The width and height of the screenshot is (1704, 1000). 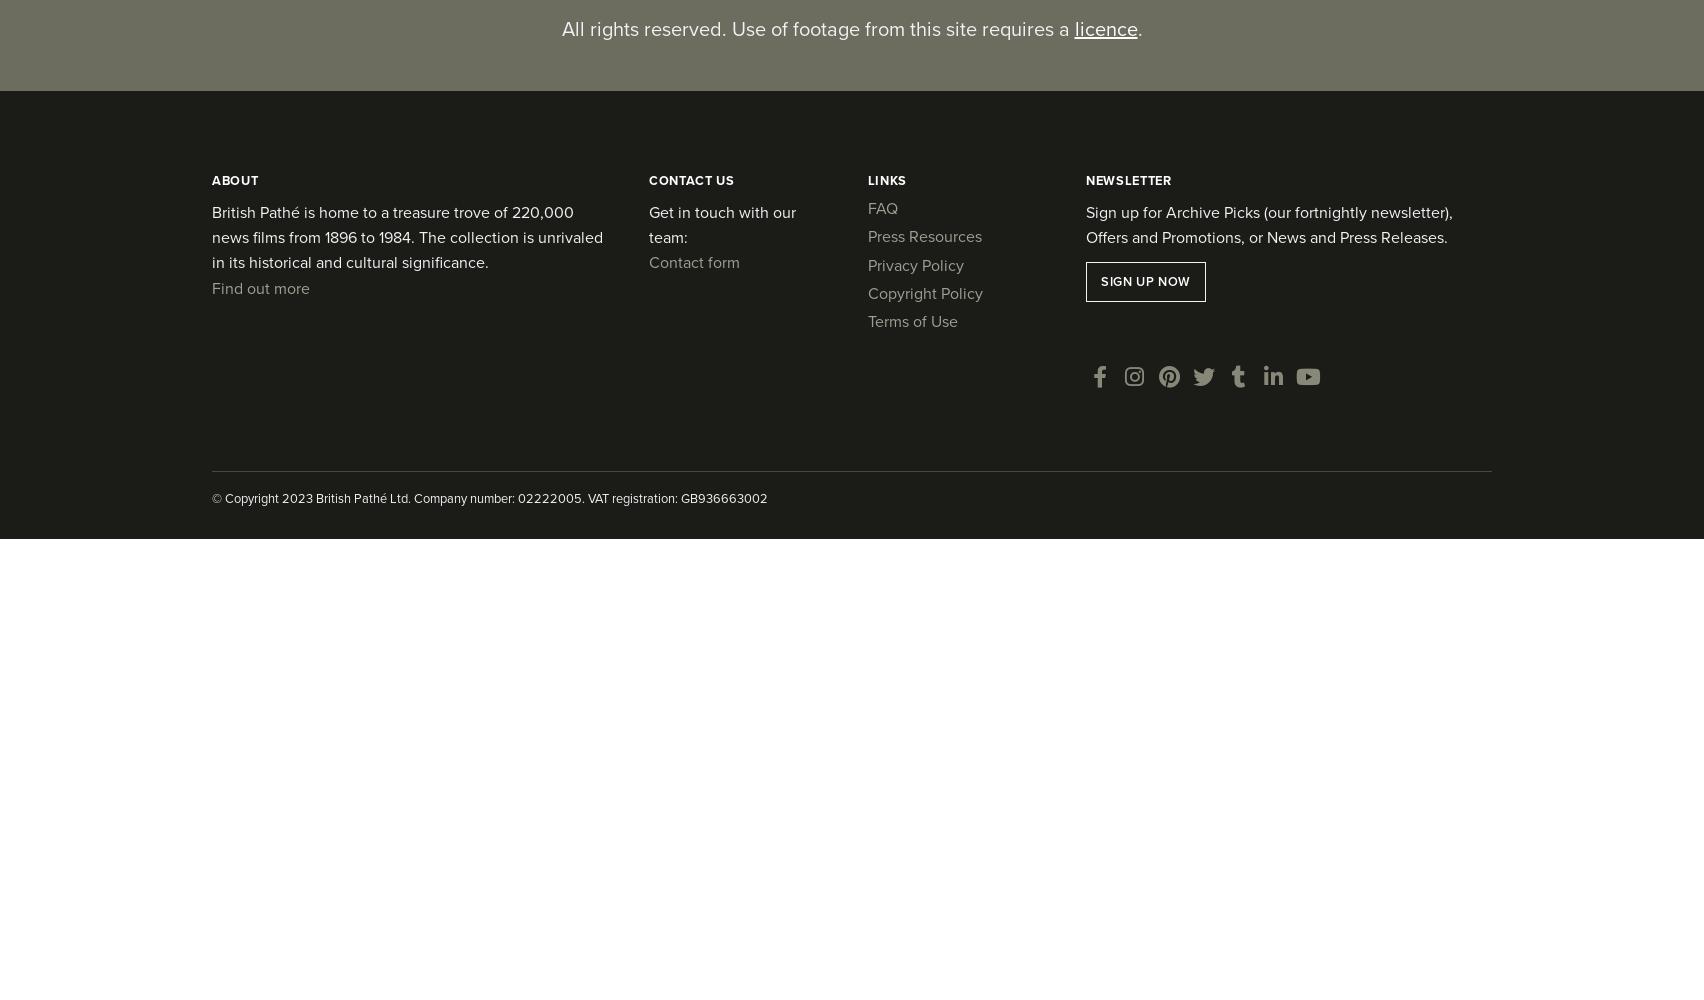 I want to click on '.', so click(x=1138, y=29).